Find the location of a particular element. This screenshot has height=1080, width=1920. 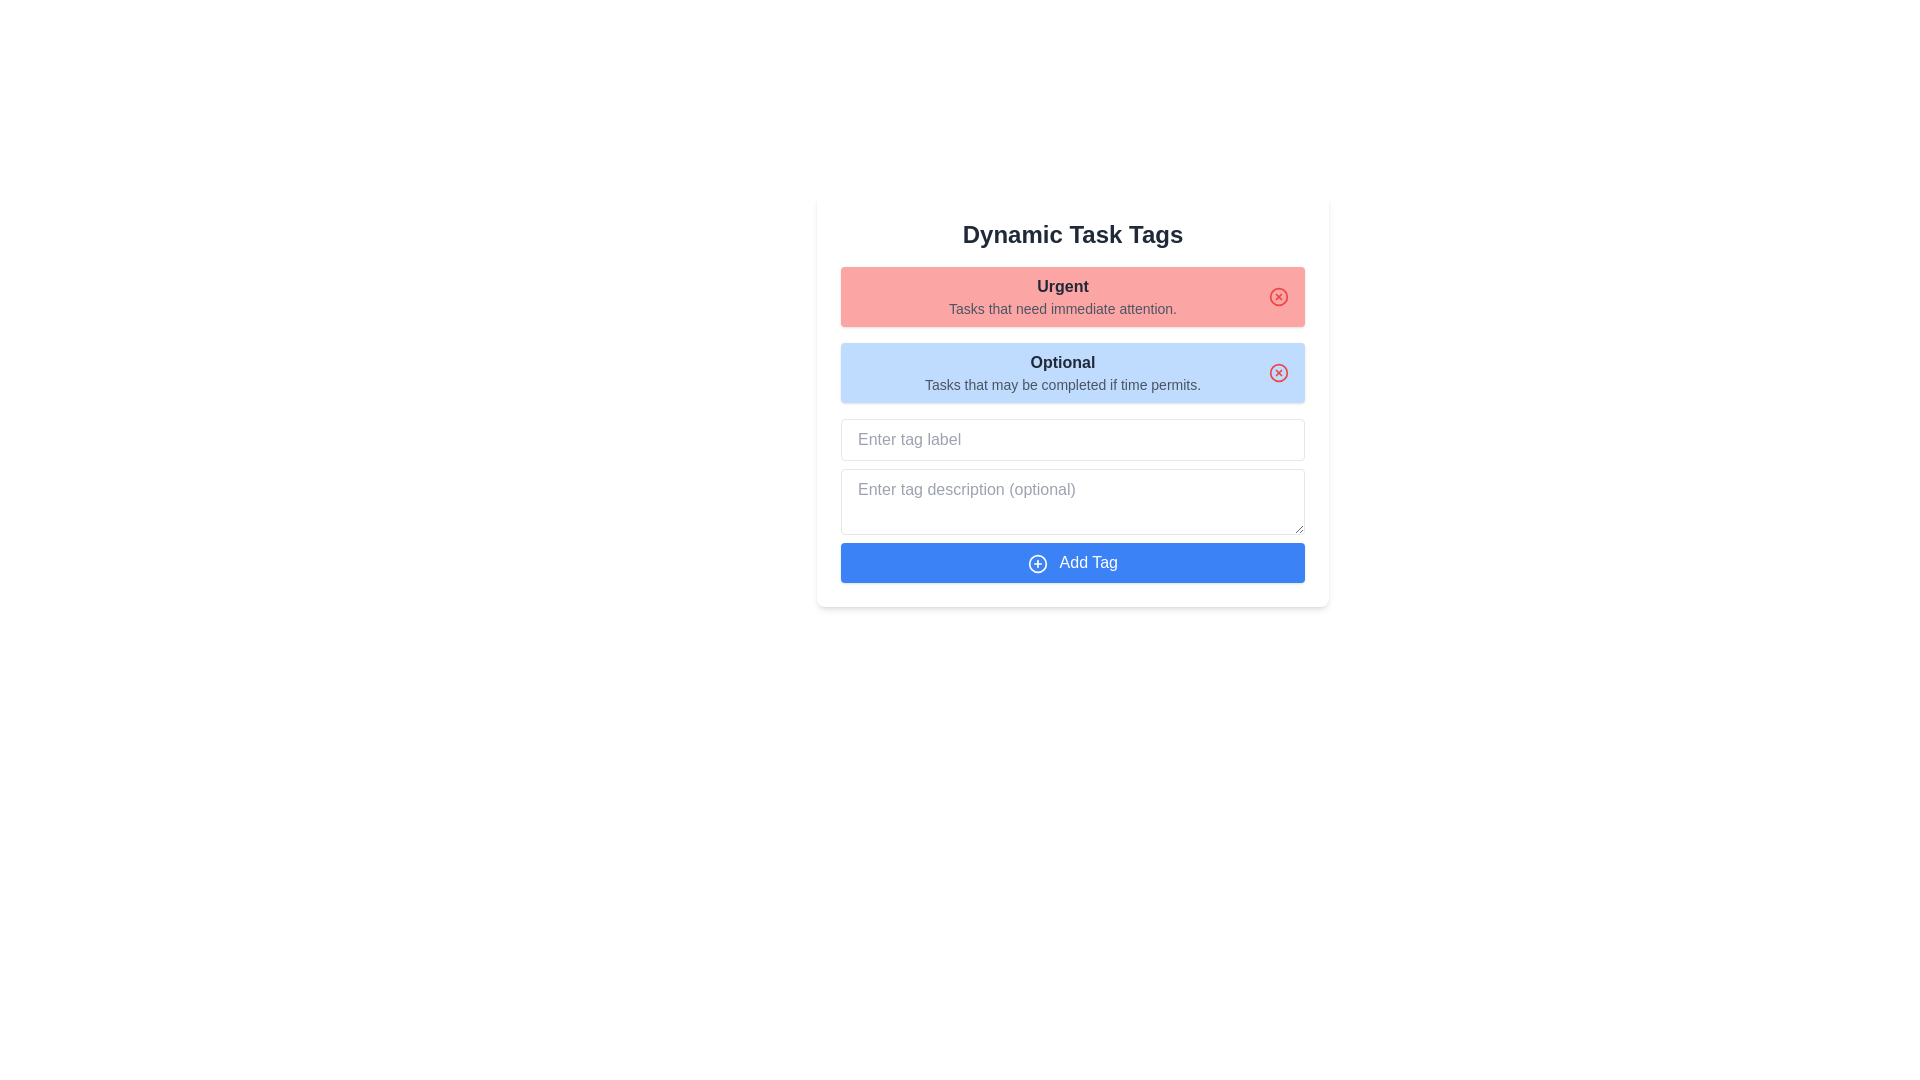

the blue rectangular 'Add Tag' button located at the bottom of the 'Dynamic Task Tags' section is located at coordinates (1072, 563).